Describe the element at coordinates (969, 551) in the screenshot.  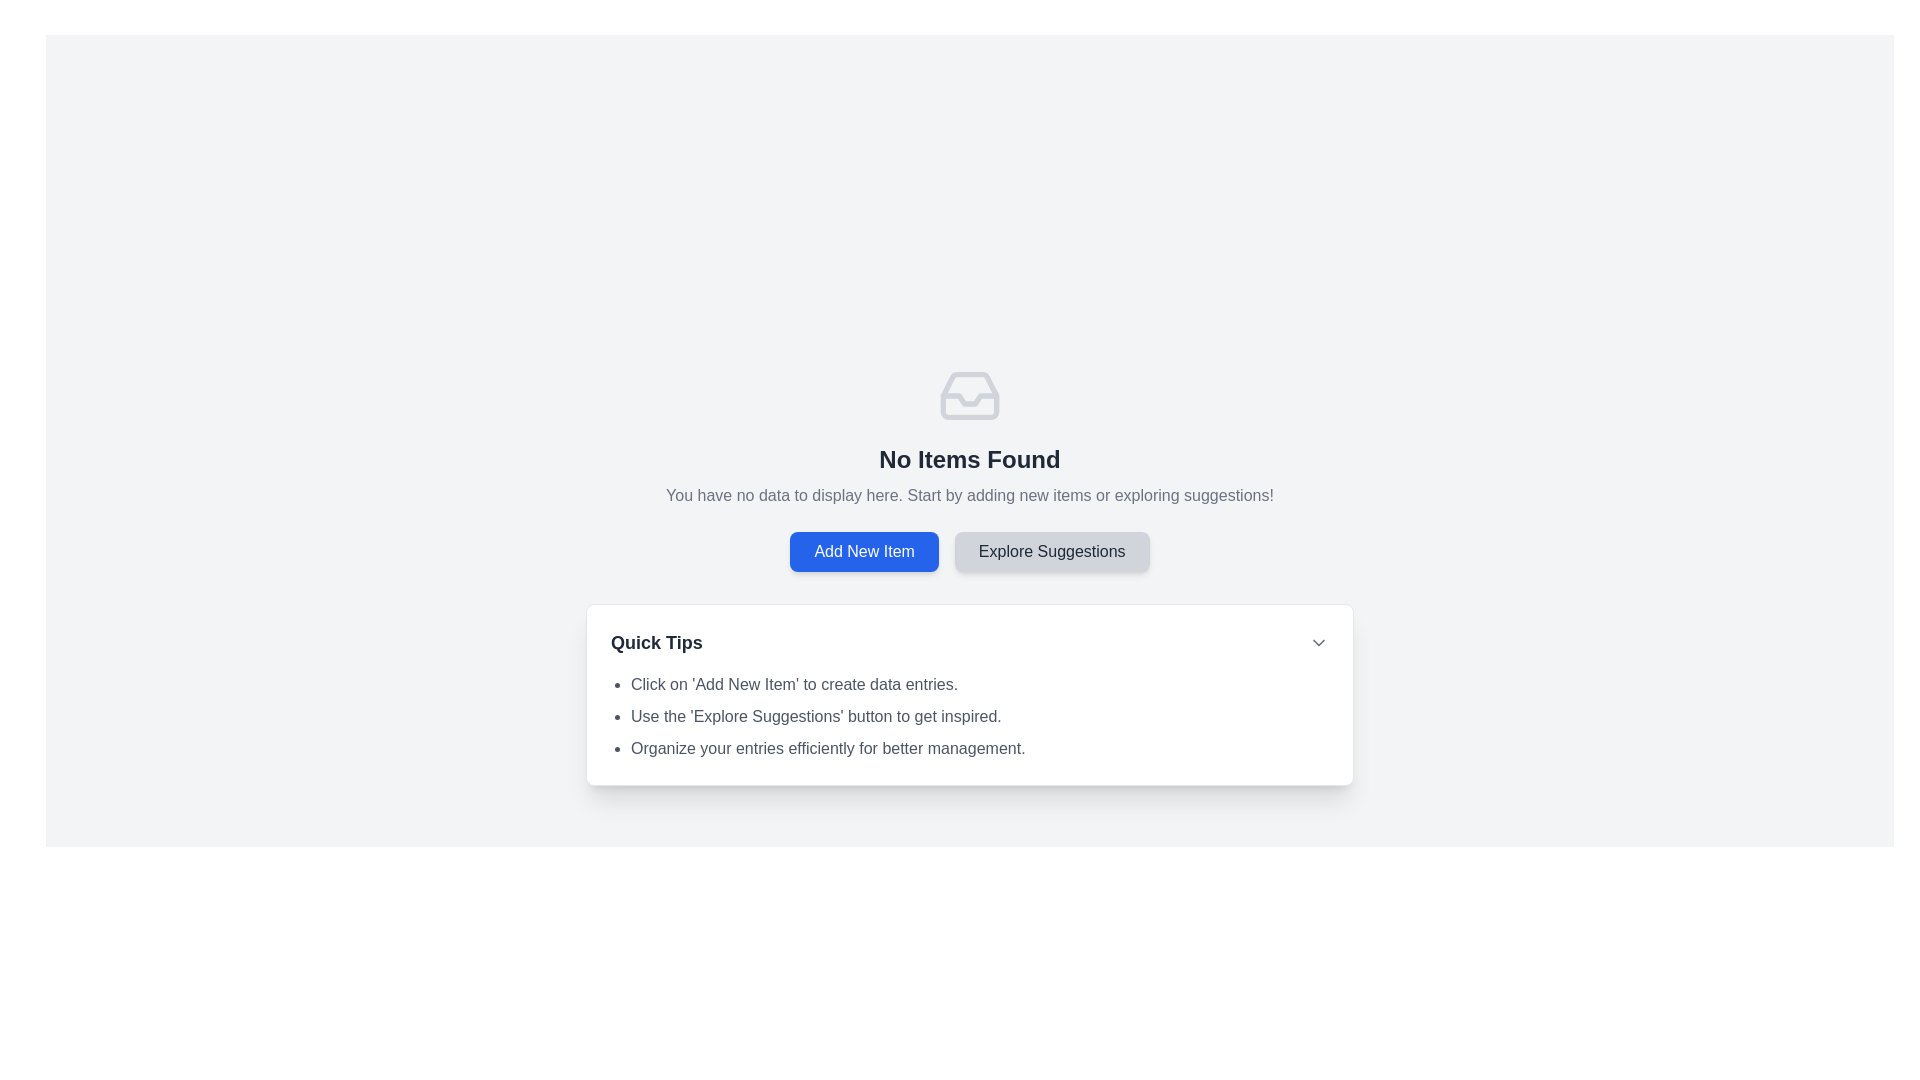
I see `the 'Add New Item' button located below the heading 'No Items Found' within the actionable button group` at that location.